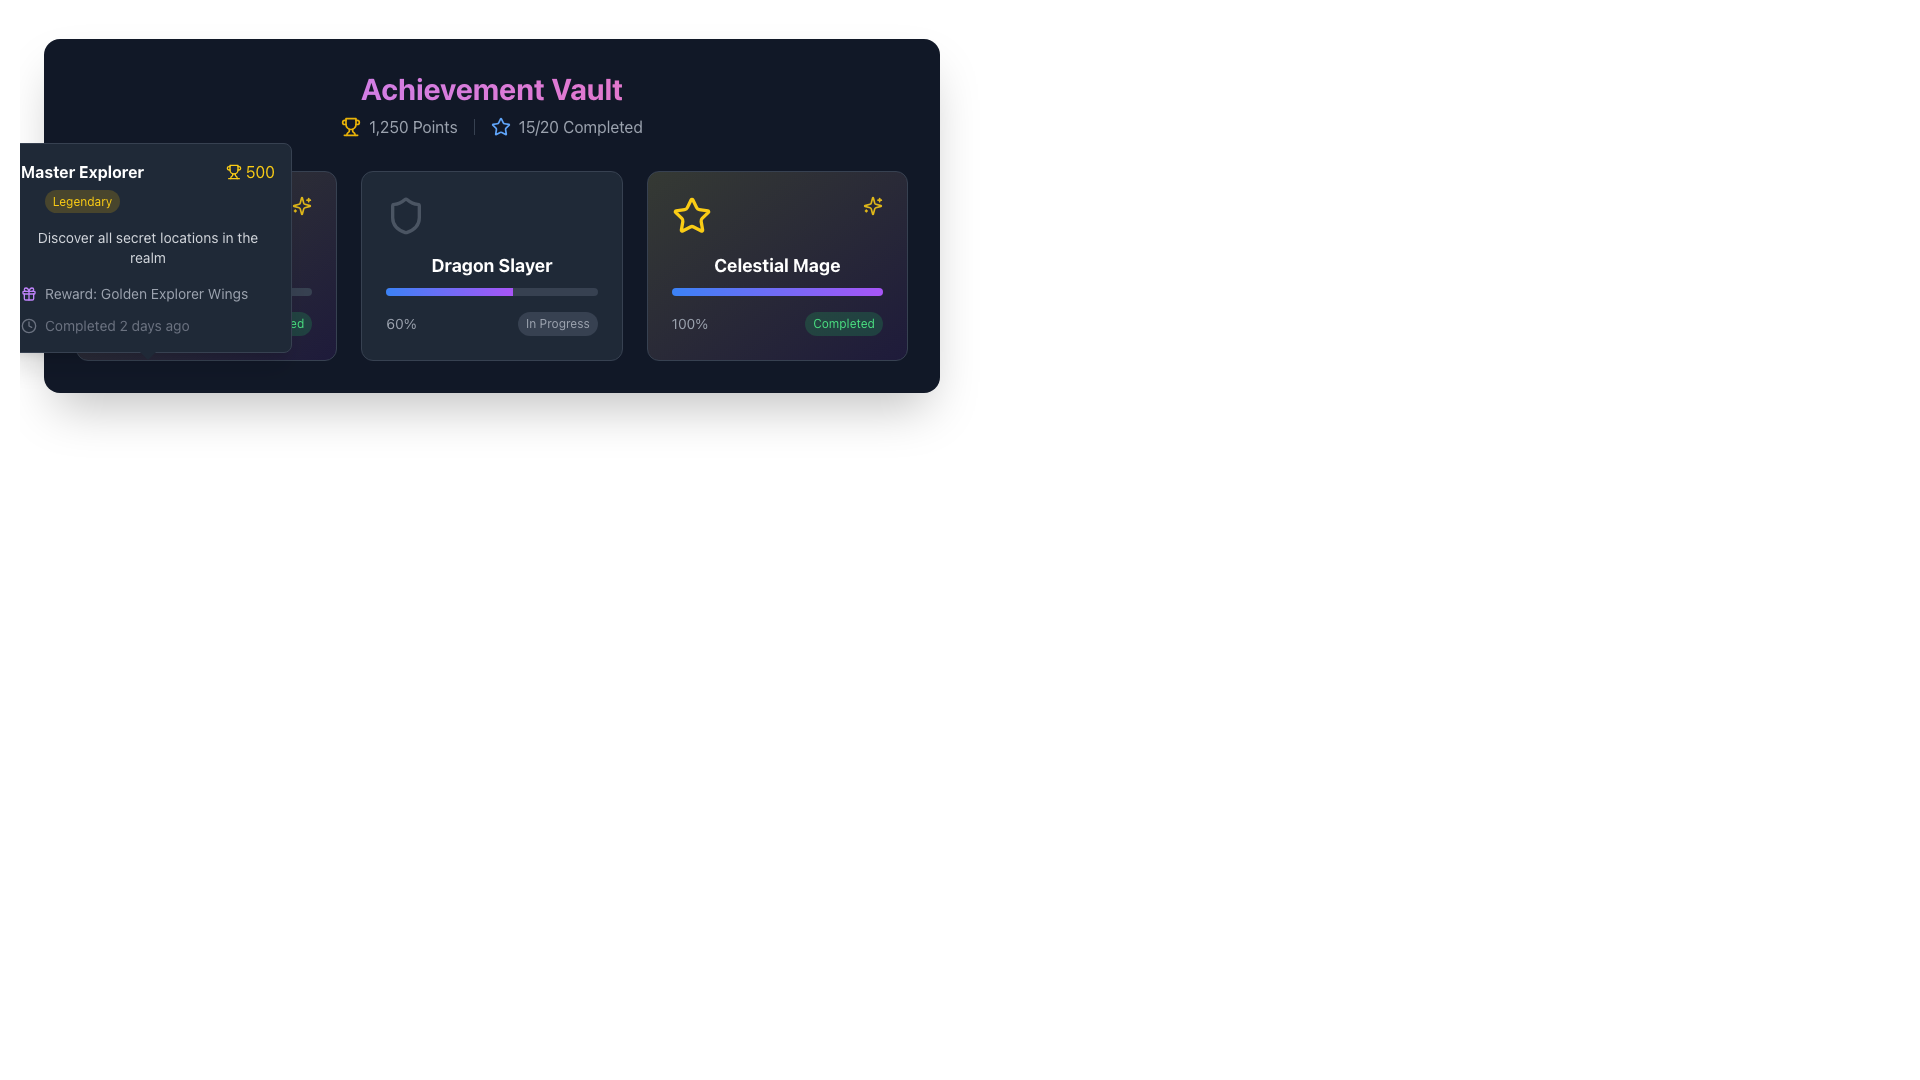  What do you see at coordinates (81, 201) in the screenshot?
I see `the 'Legendary' status label indicating the 'Master Explorer' achievement, which is located directly beneath the title in the card-like structure` at bounding box center [81, 201].